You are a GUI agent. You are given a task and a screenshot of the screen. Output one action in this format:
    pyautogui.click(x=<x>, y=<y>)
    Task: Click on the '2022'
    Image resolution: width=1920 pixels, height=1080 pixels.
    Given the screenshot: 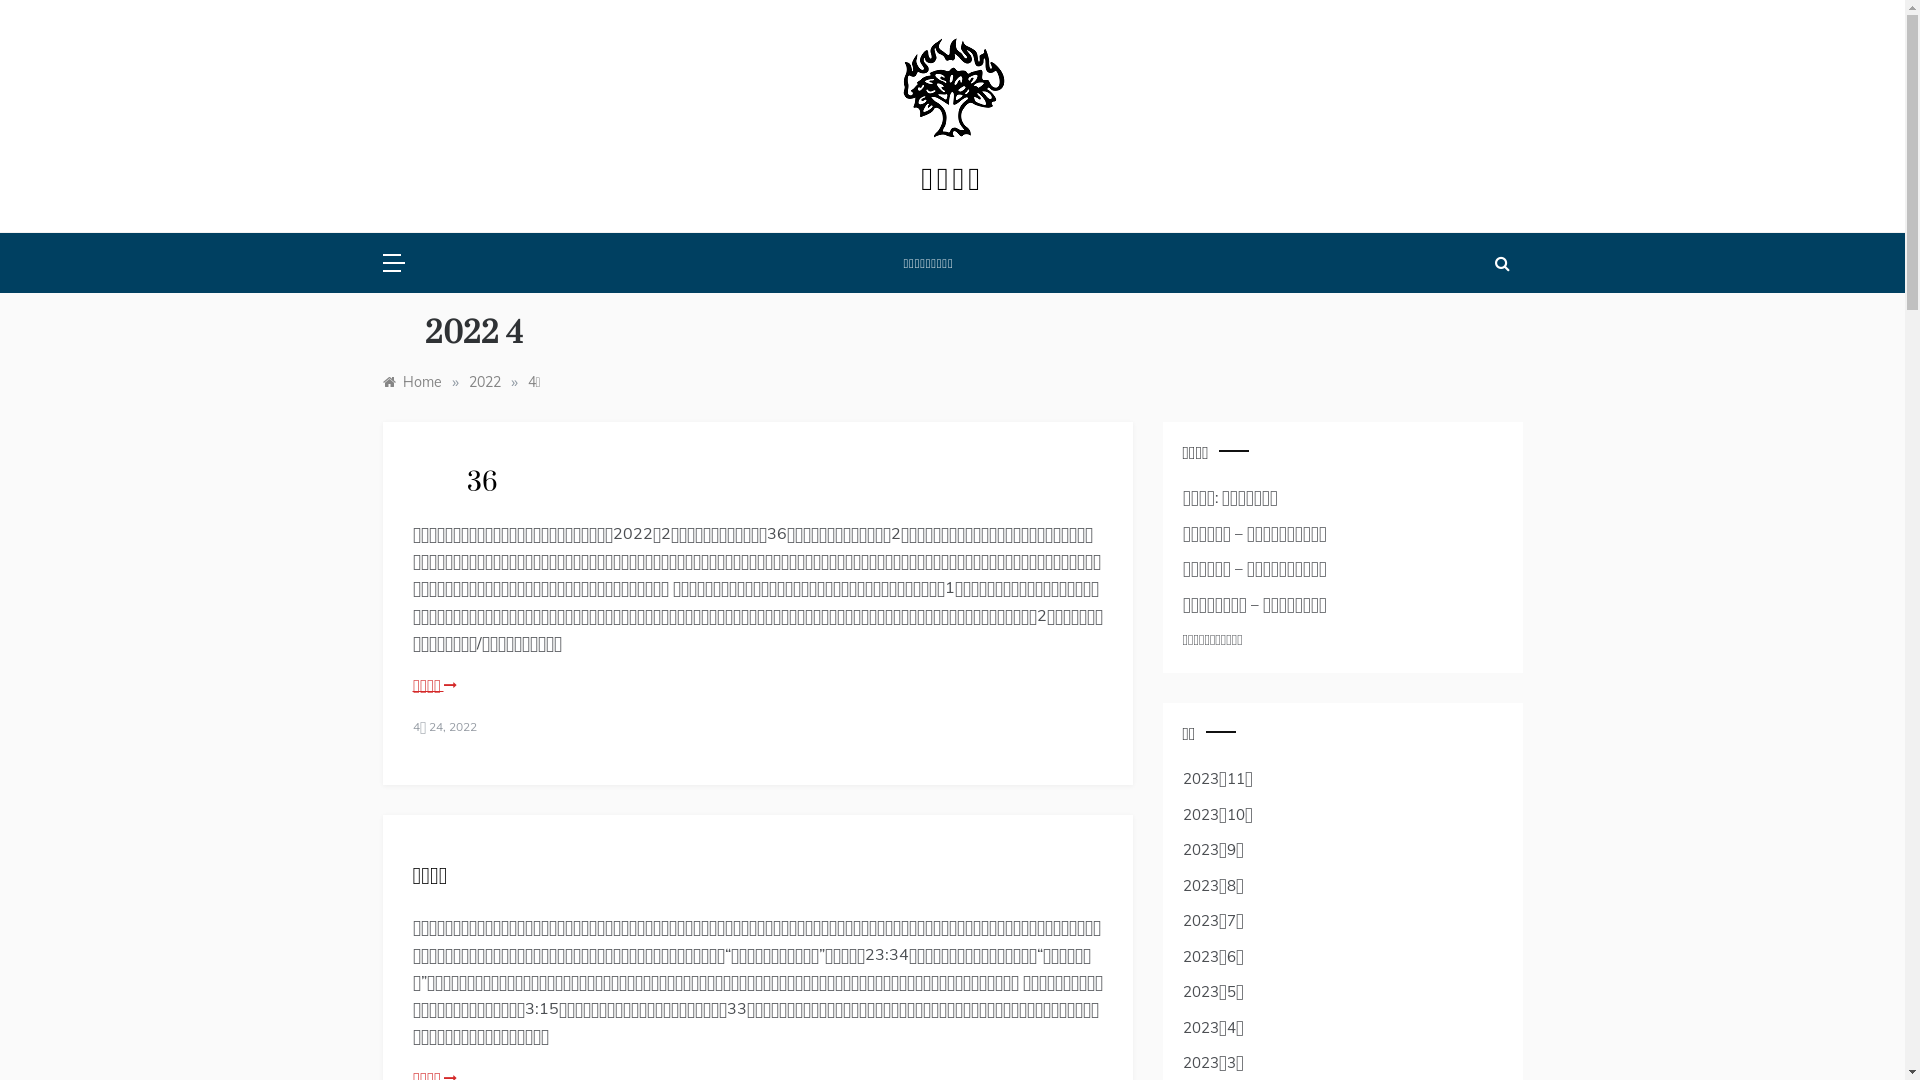 What is the action you would take?
    pyautogui.click(x=484, y=381)
    